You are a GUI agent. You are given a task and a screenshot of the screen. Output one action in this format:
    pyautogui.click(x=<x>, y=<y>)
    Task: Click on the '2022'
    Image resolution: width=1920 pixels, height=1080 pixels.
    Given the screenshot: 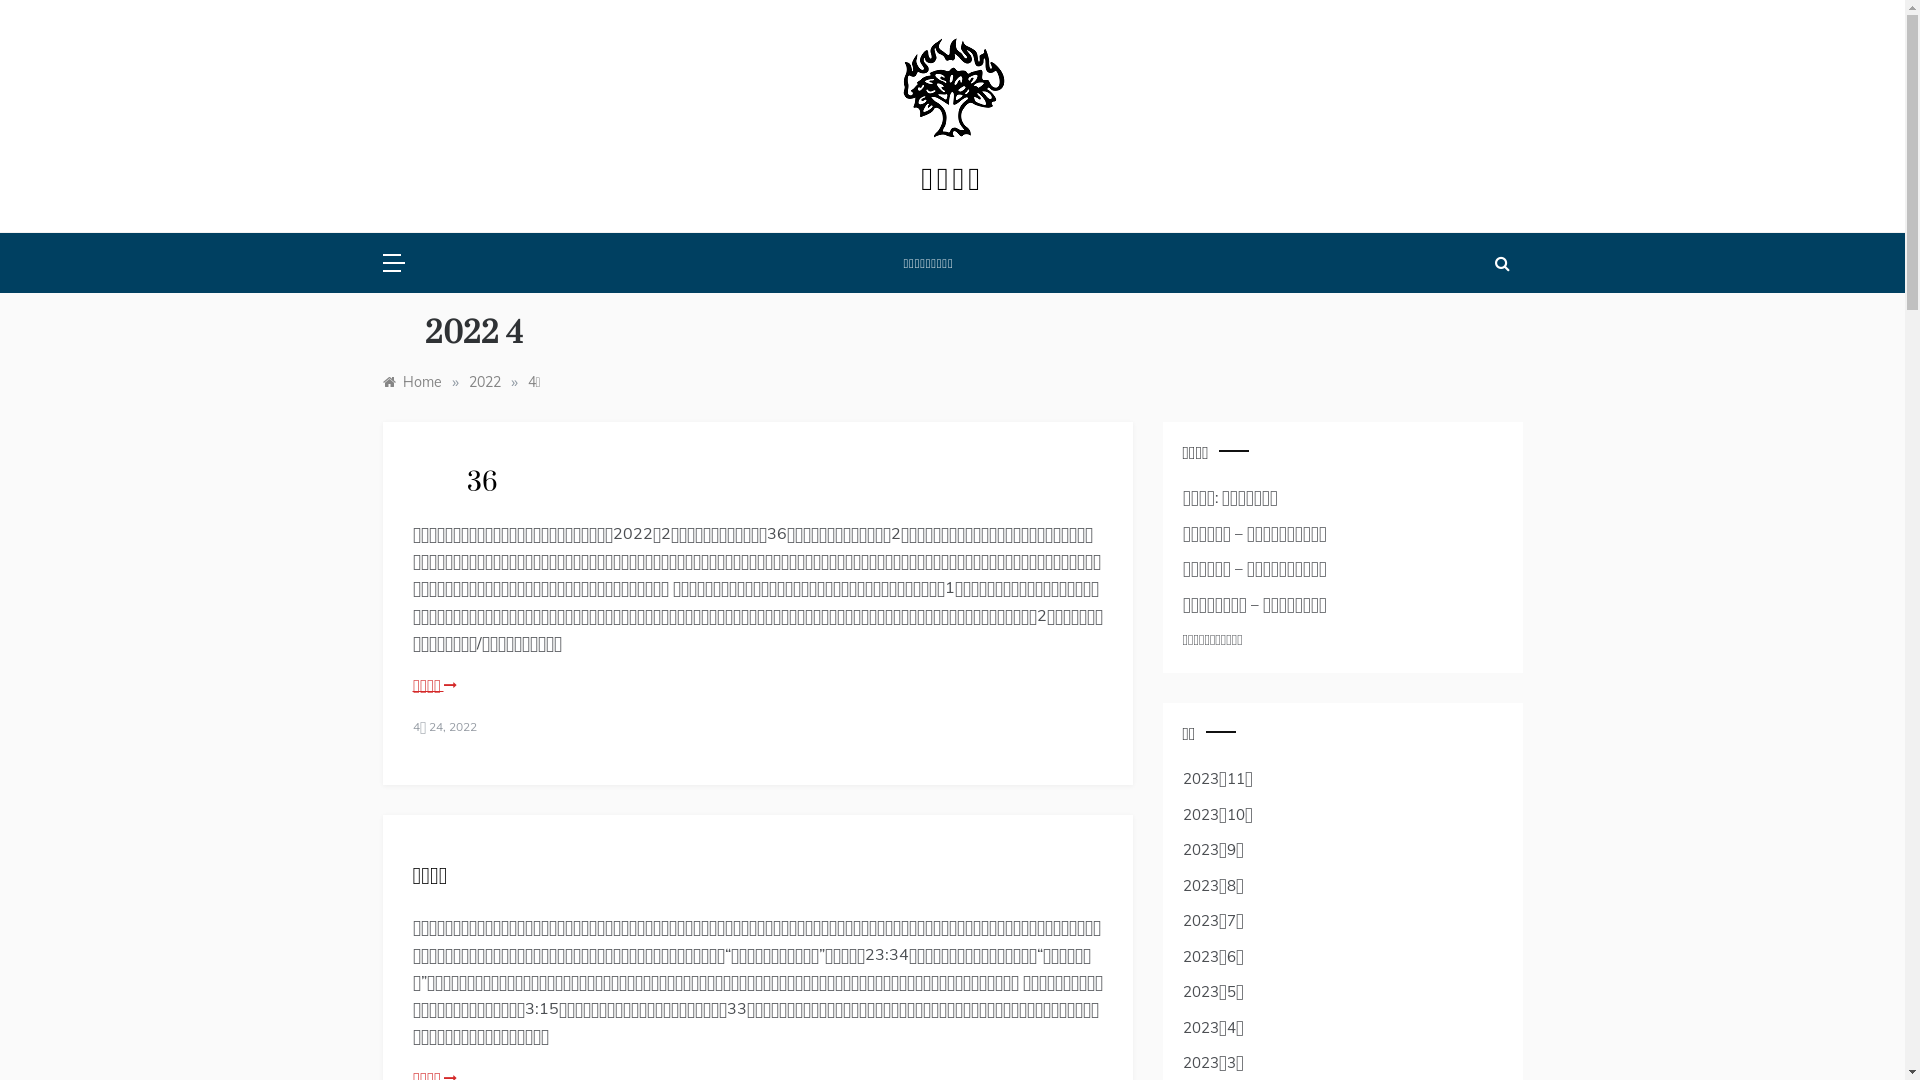 What is the action you would take?
    pyautogui.click(x=484, y=381)
    